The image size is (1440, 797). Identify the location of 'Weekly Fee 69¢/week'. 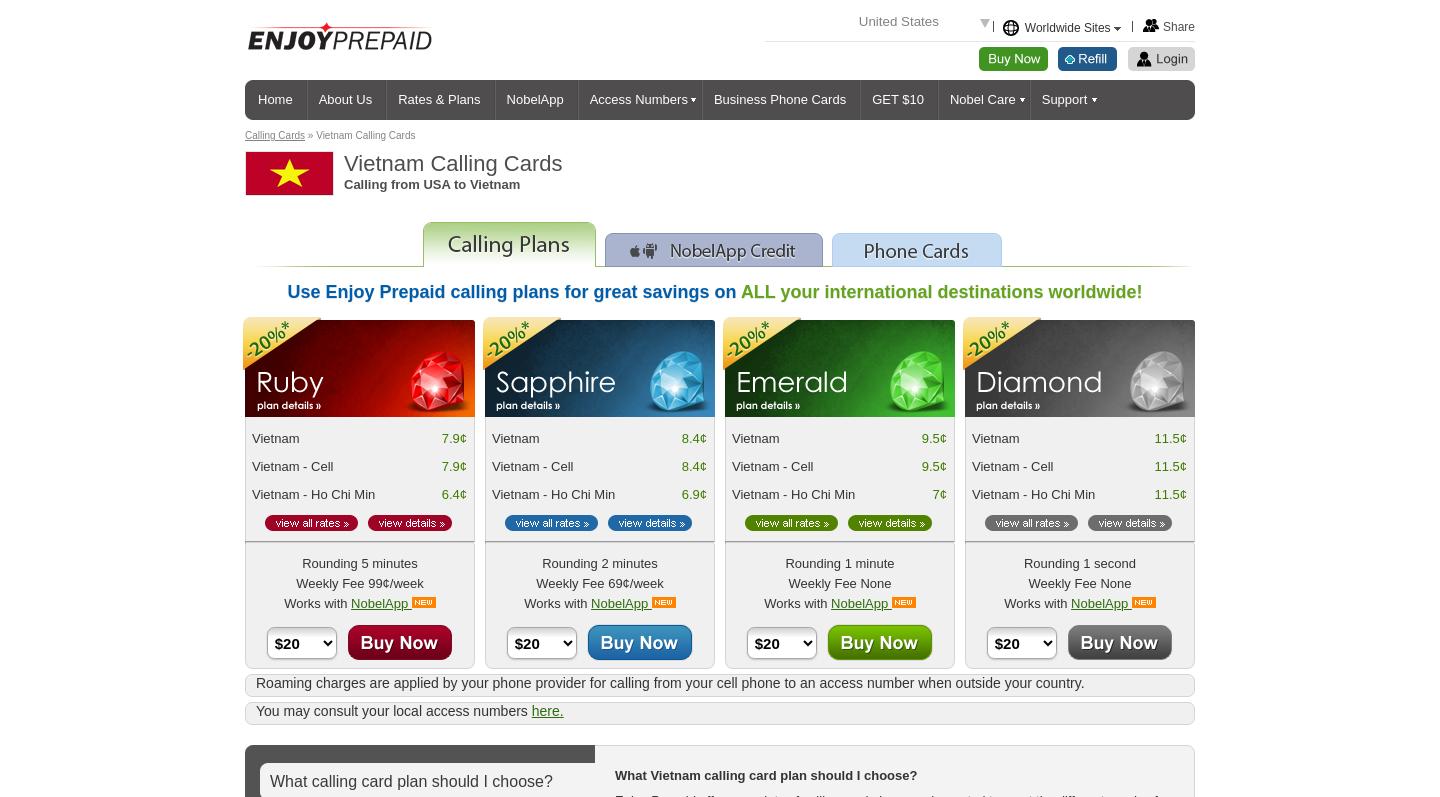
(599, 583).